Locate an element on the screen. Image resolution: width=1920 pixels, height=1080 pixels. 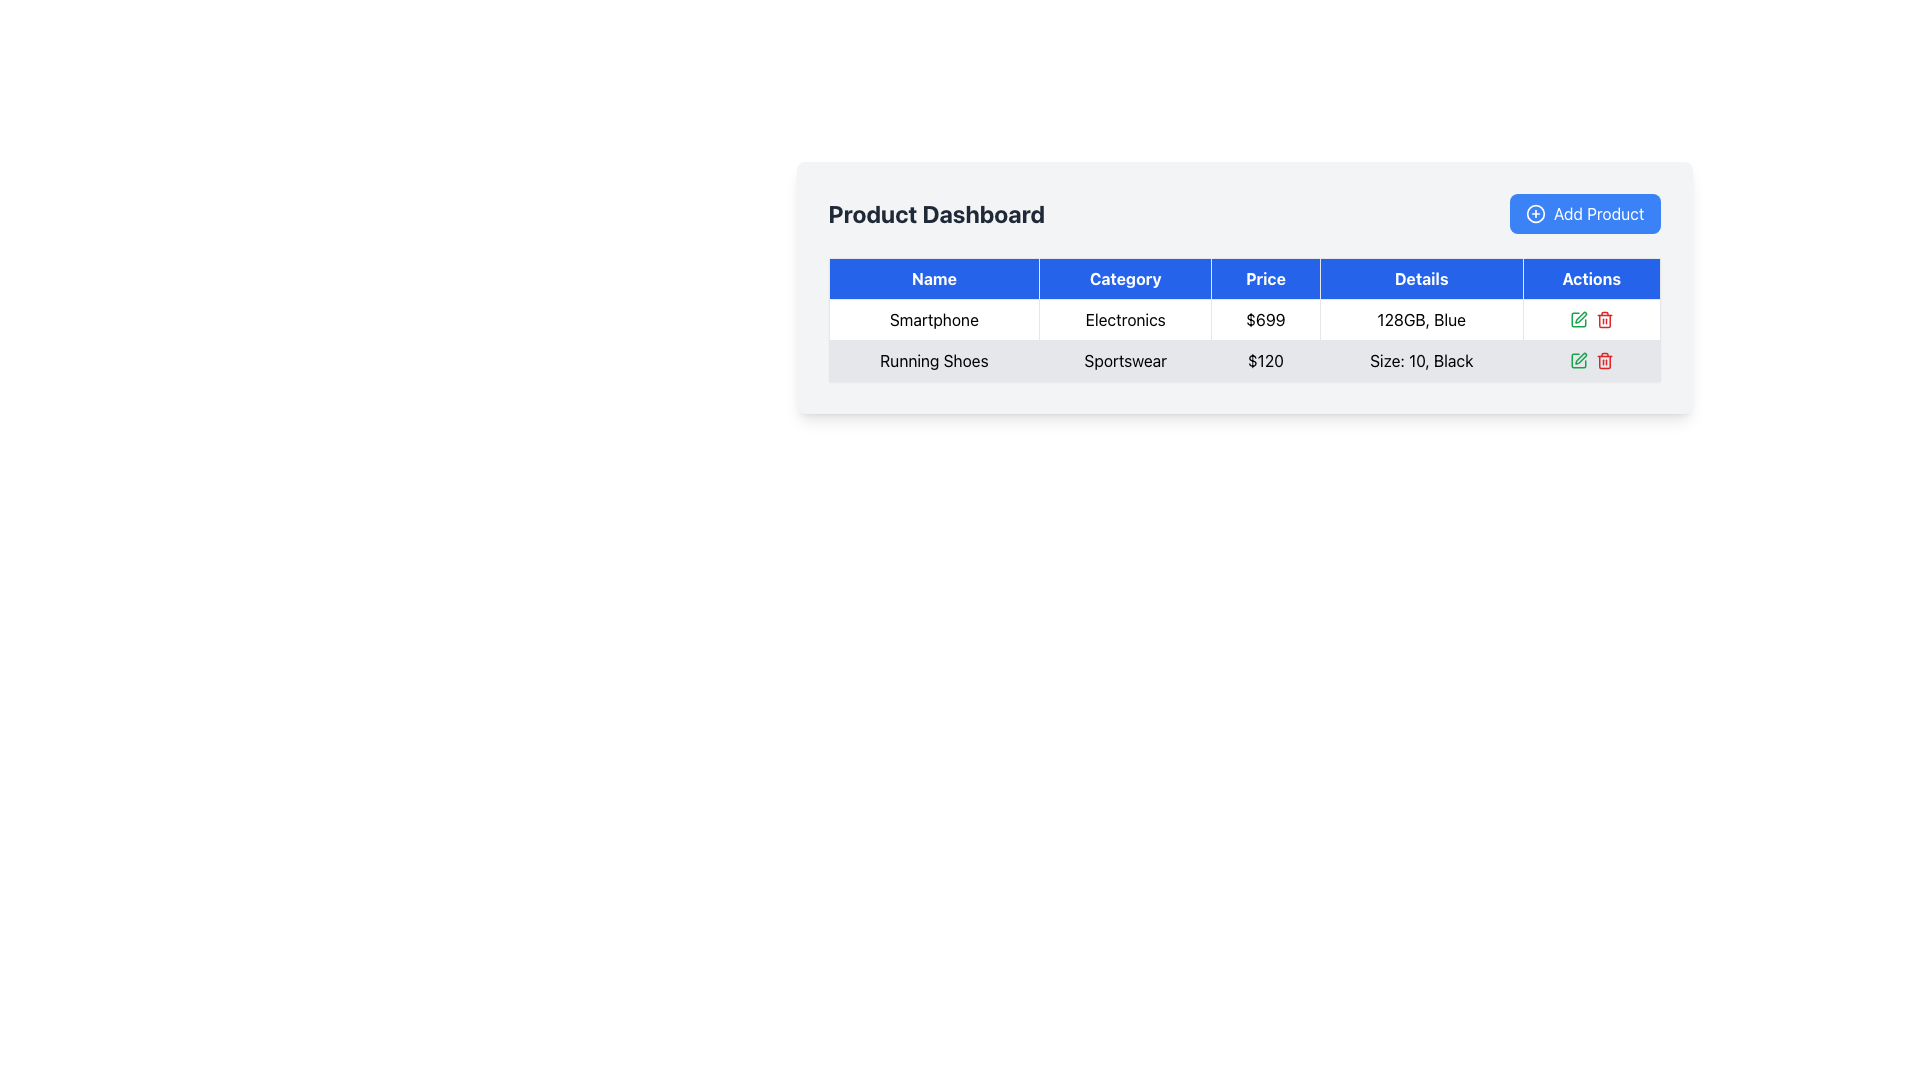
the table row containing data about a smartphone and running shoes, which is located under the headers 'Name', 'Category', 'Price', 'Details', and 'Actions' is located at coordinates (1243, 339).